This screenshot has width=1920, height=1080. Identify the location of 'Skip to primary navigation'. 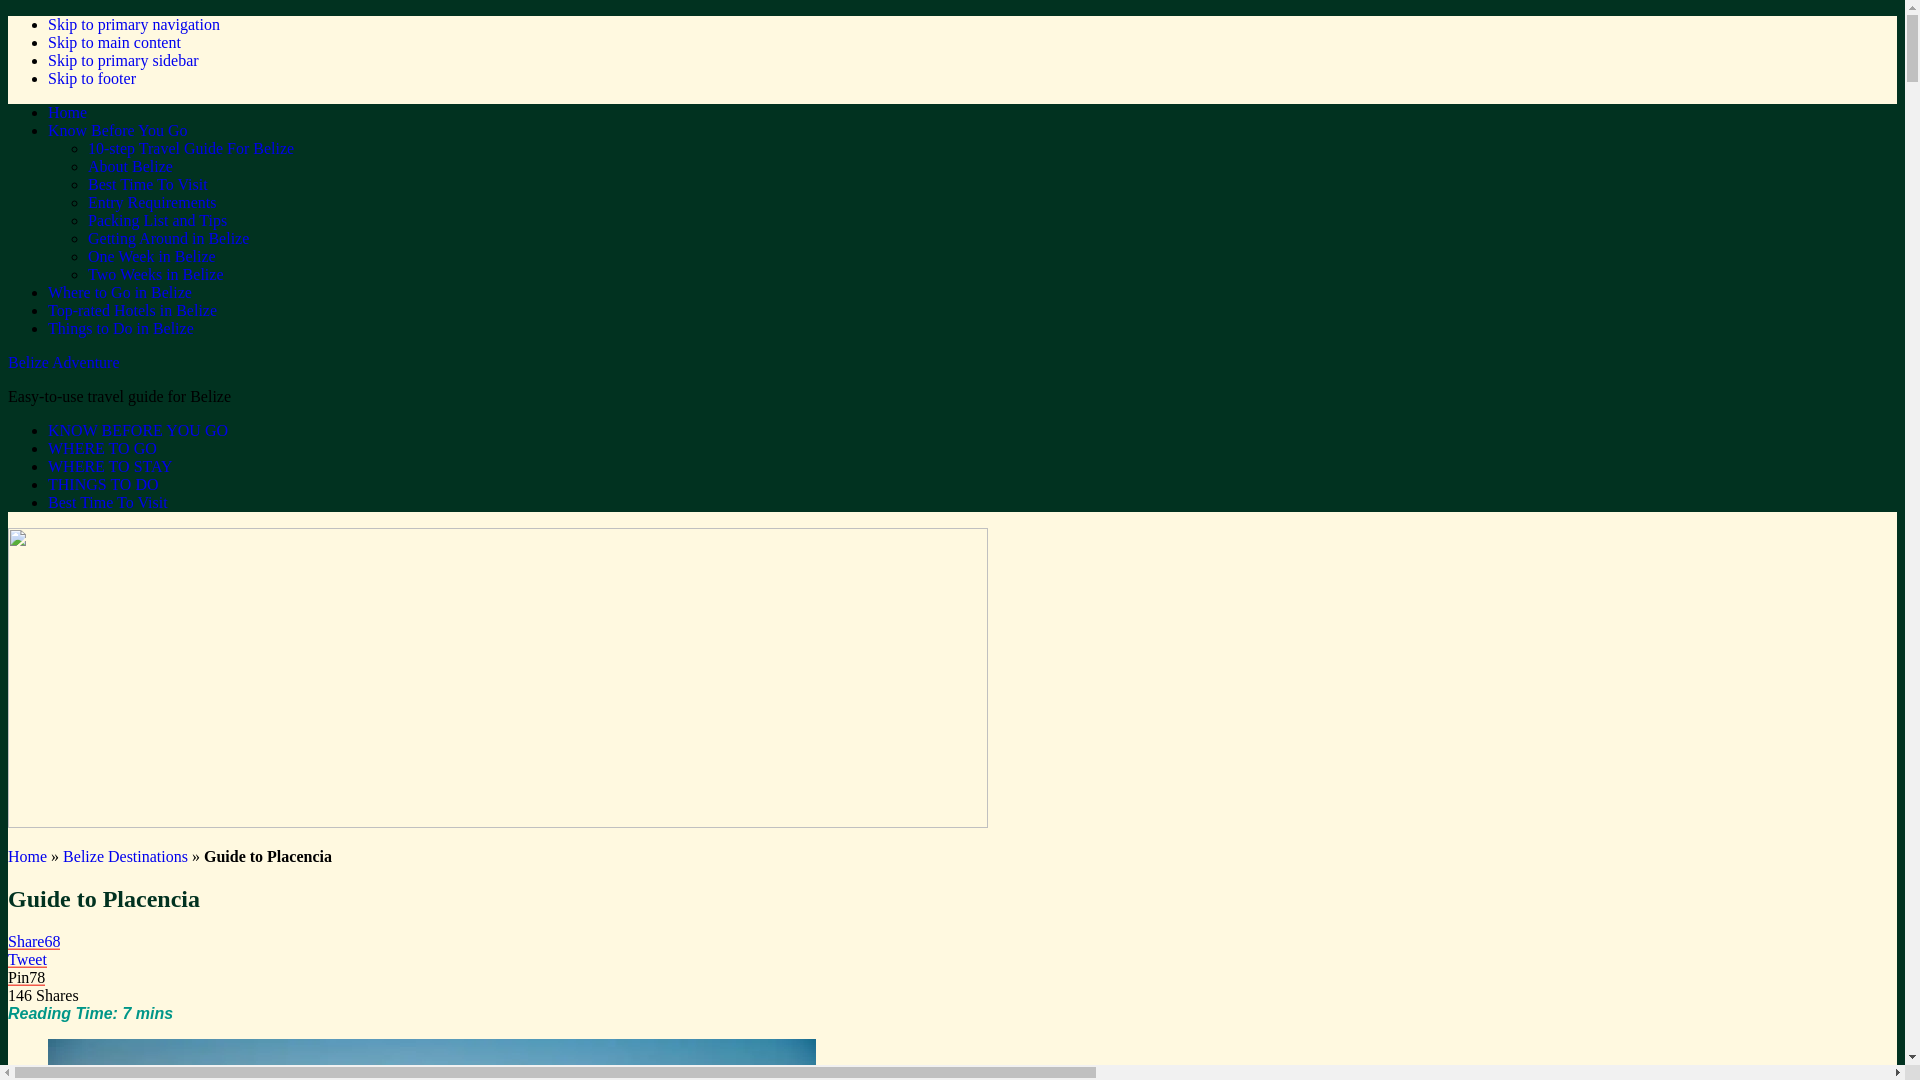
(133, 24).